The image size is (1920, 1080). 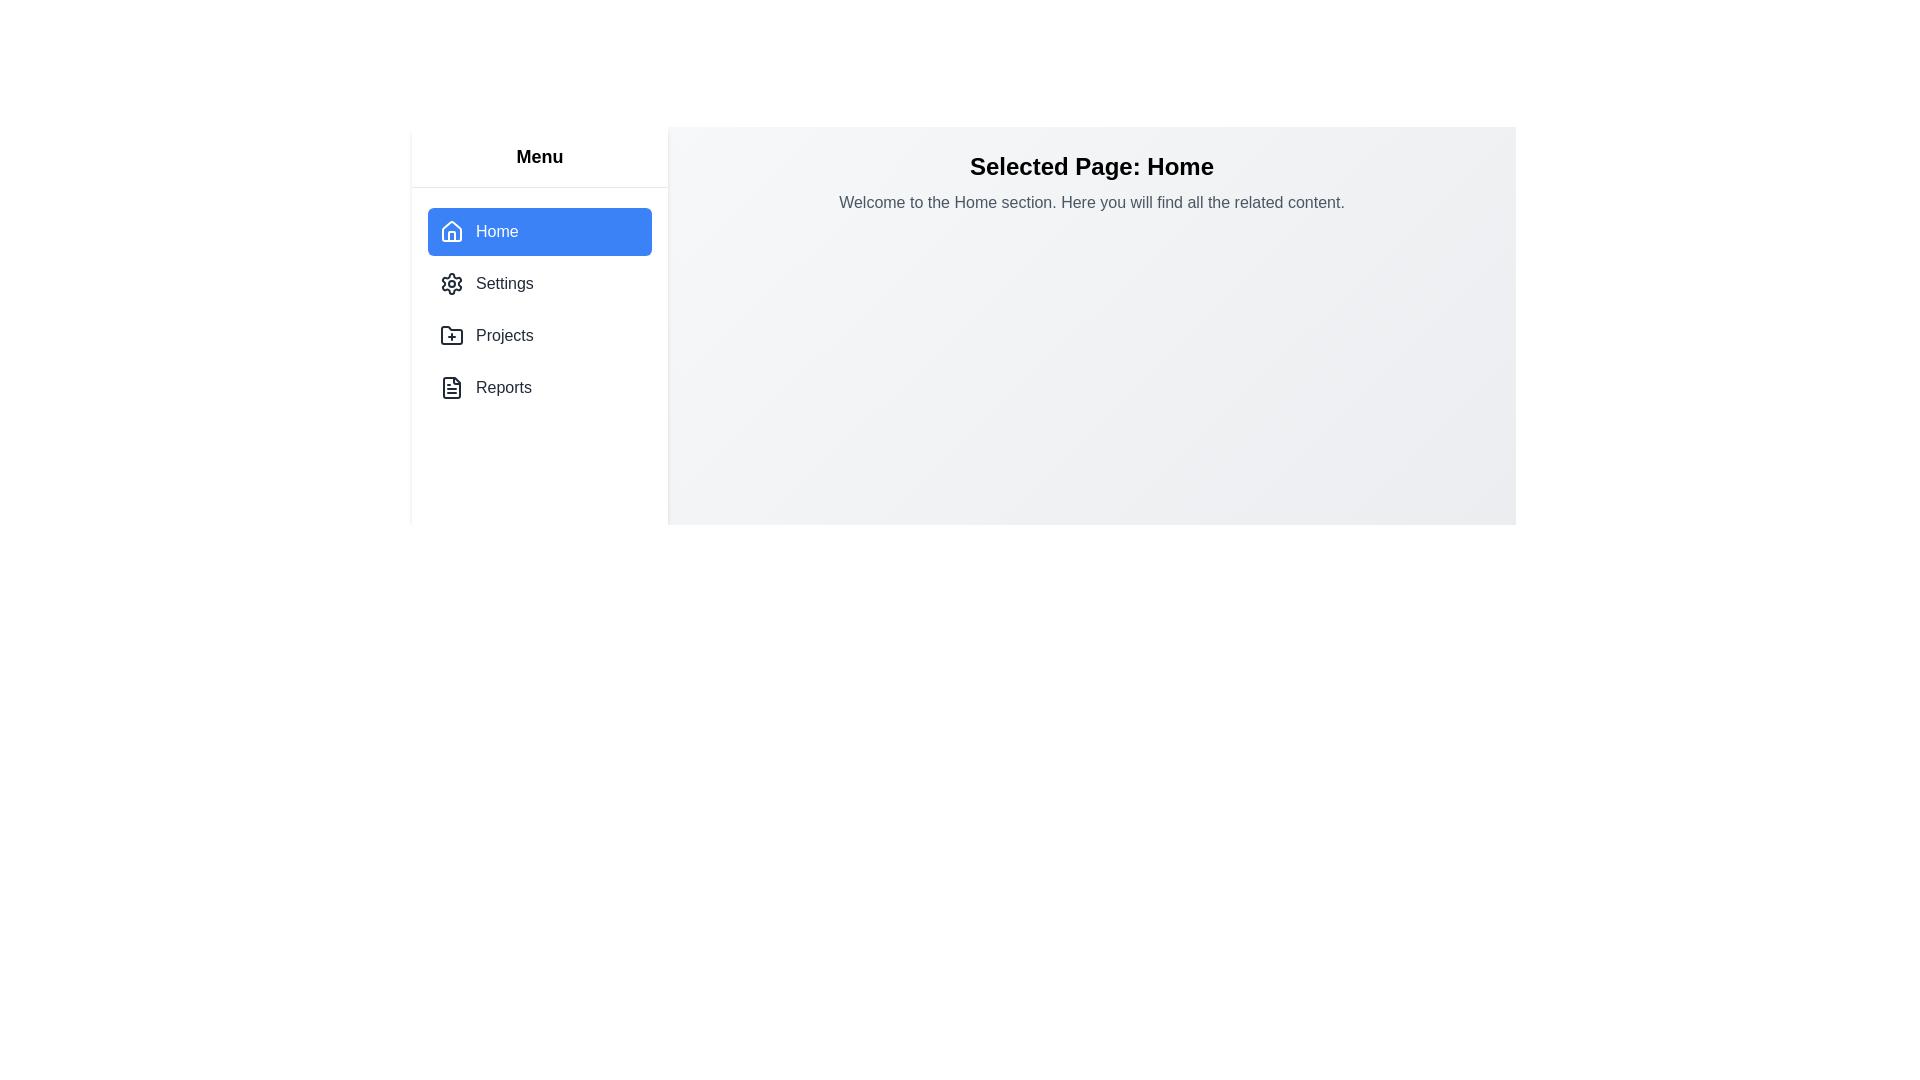 I want to click on the 'Projects' text label located in the side menu, so click(x=504, y=334).